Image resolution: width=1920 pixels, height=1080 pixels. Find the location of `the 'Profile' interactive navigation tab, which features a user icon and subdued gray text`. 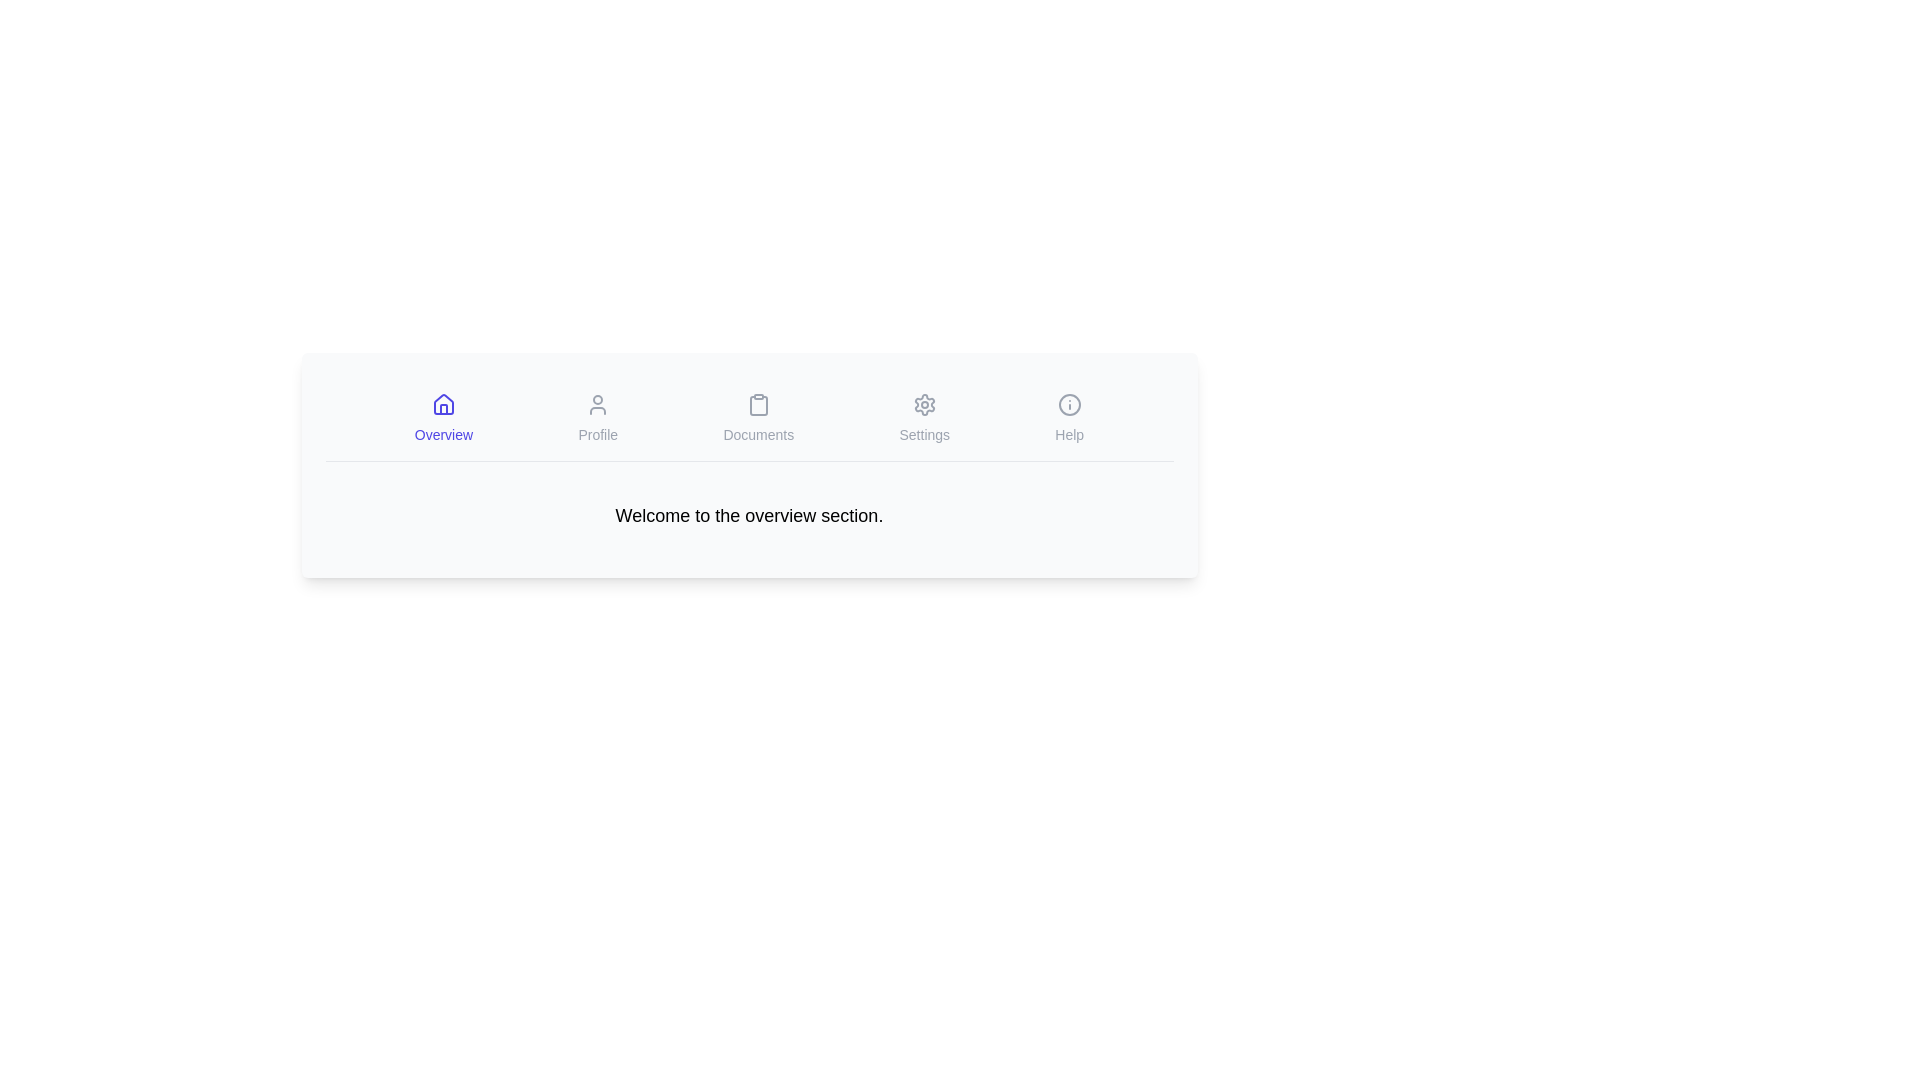

the 'Profile' interactive navigation tab, which features a user icon and subdued gray text is located at coordinates (597, 418).